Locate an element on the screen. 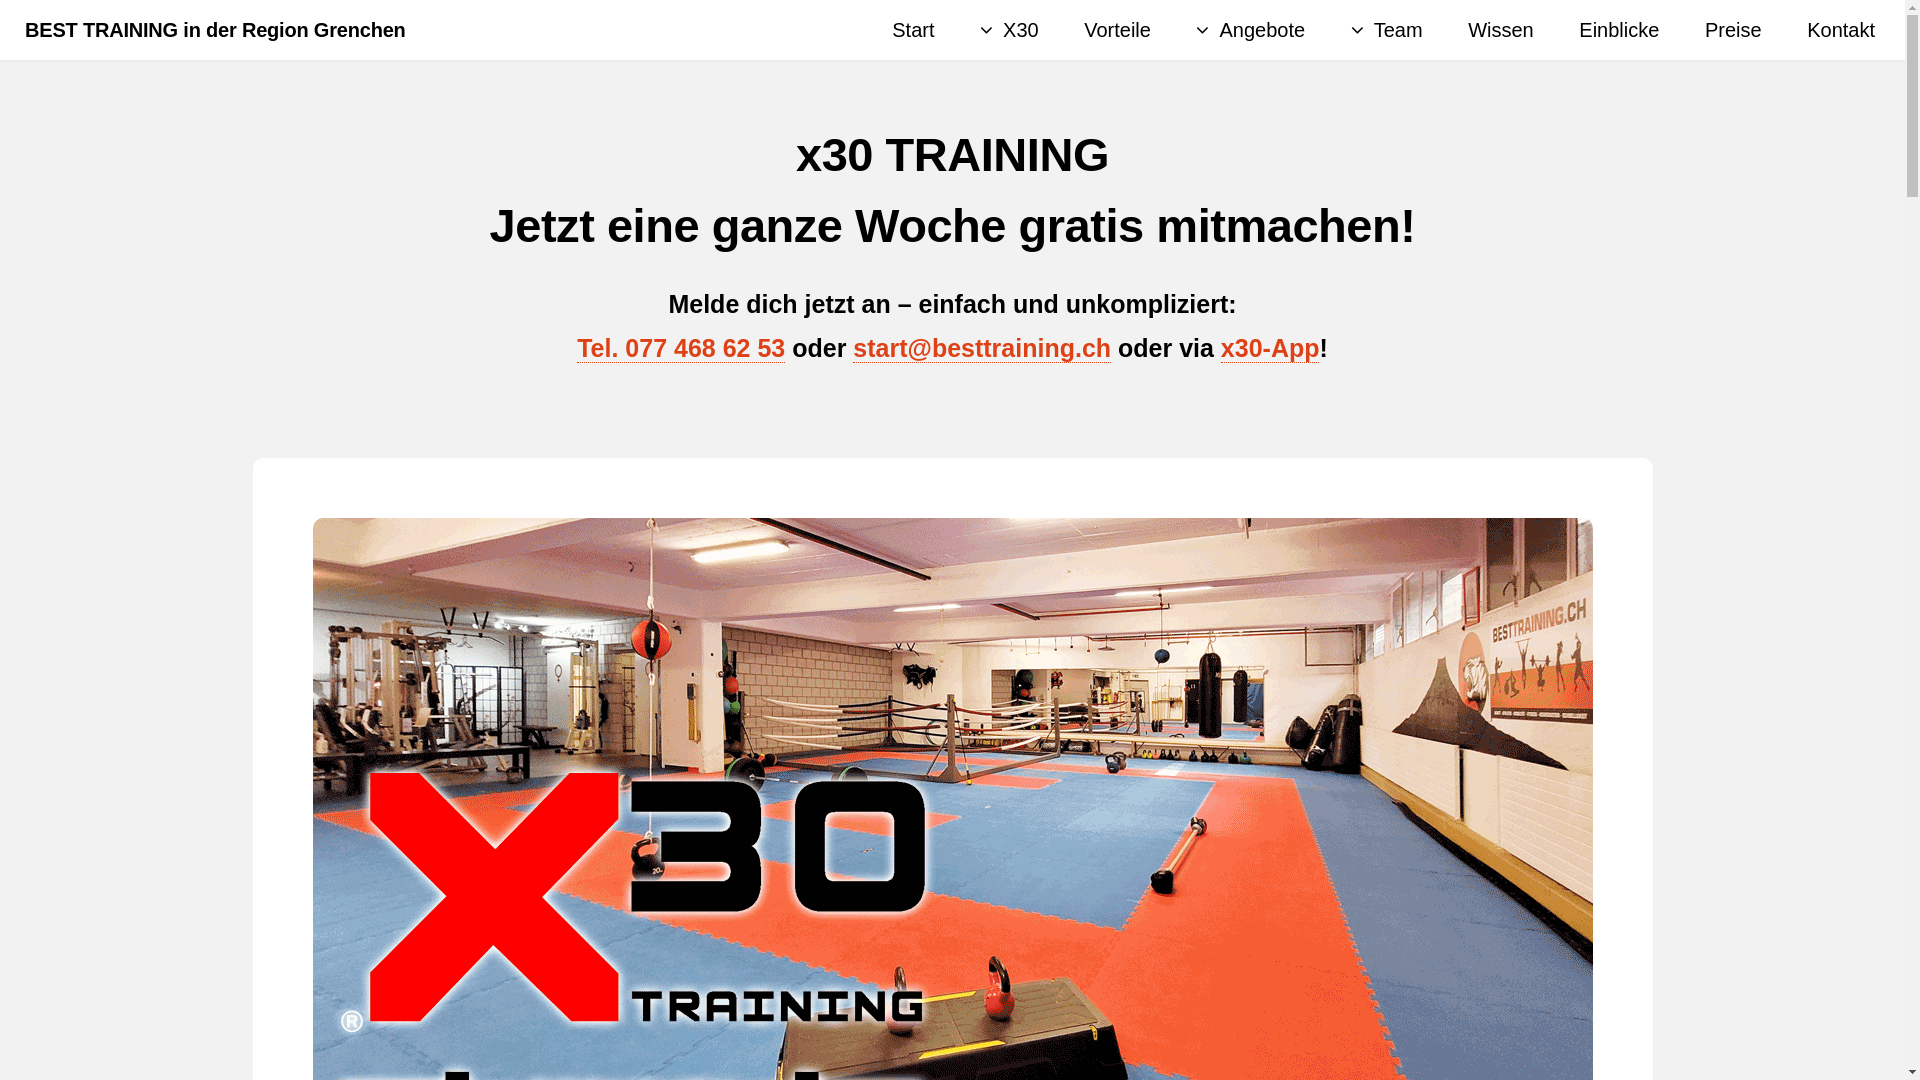  'BEST TRAINING in der Region Grenchen' is located at coordinates (215, 30).